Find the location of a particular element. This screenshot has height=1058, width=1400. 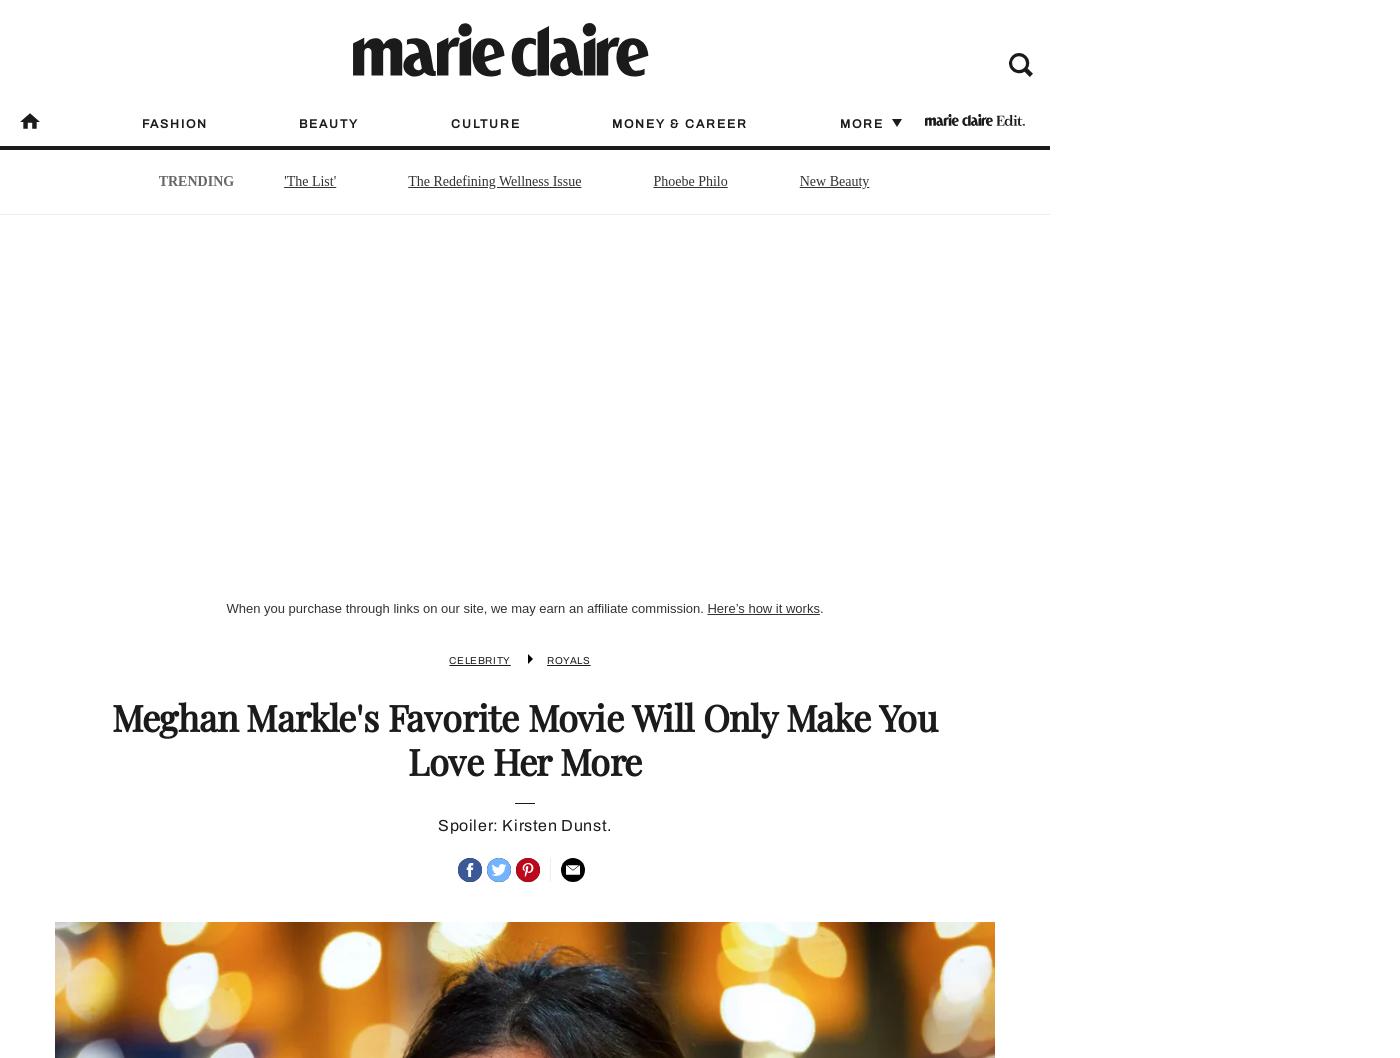

'Spoiler: Kirsten Dunst.' is located at coordinates (524, 823).